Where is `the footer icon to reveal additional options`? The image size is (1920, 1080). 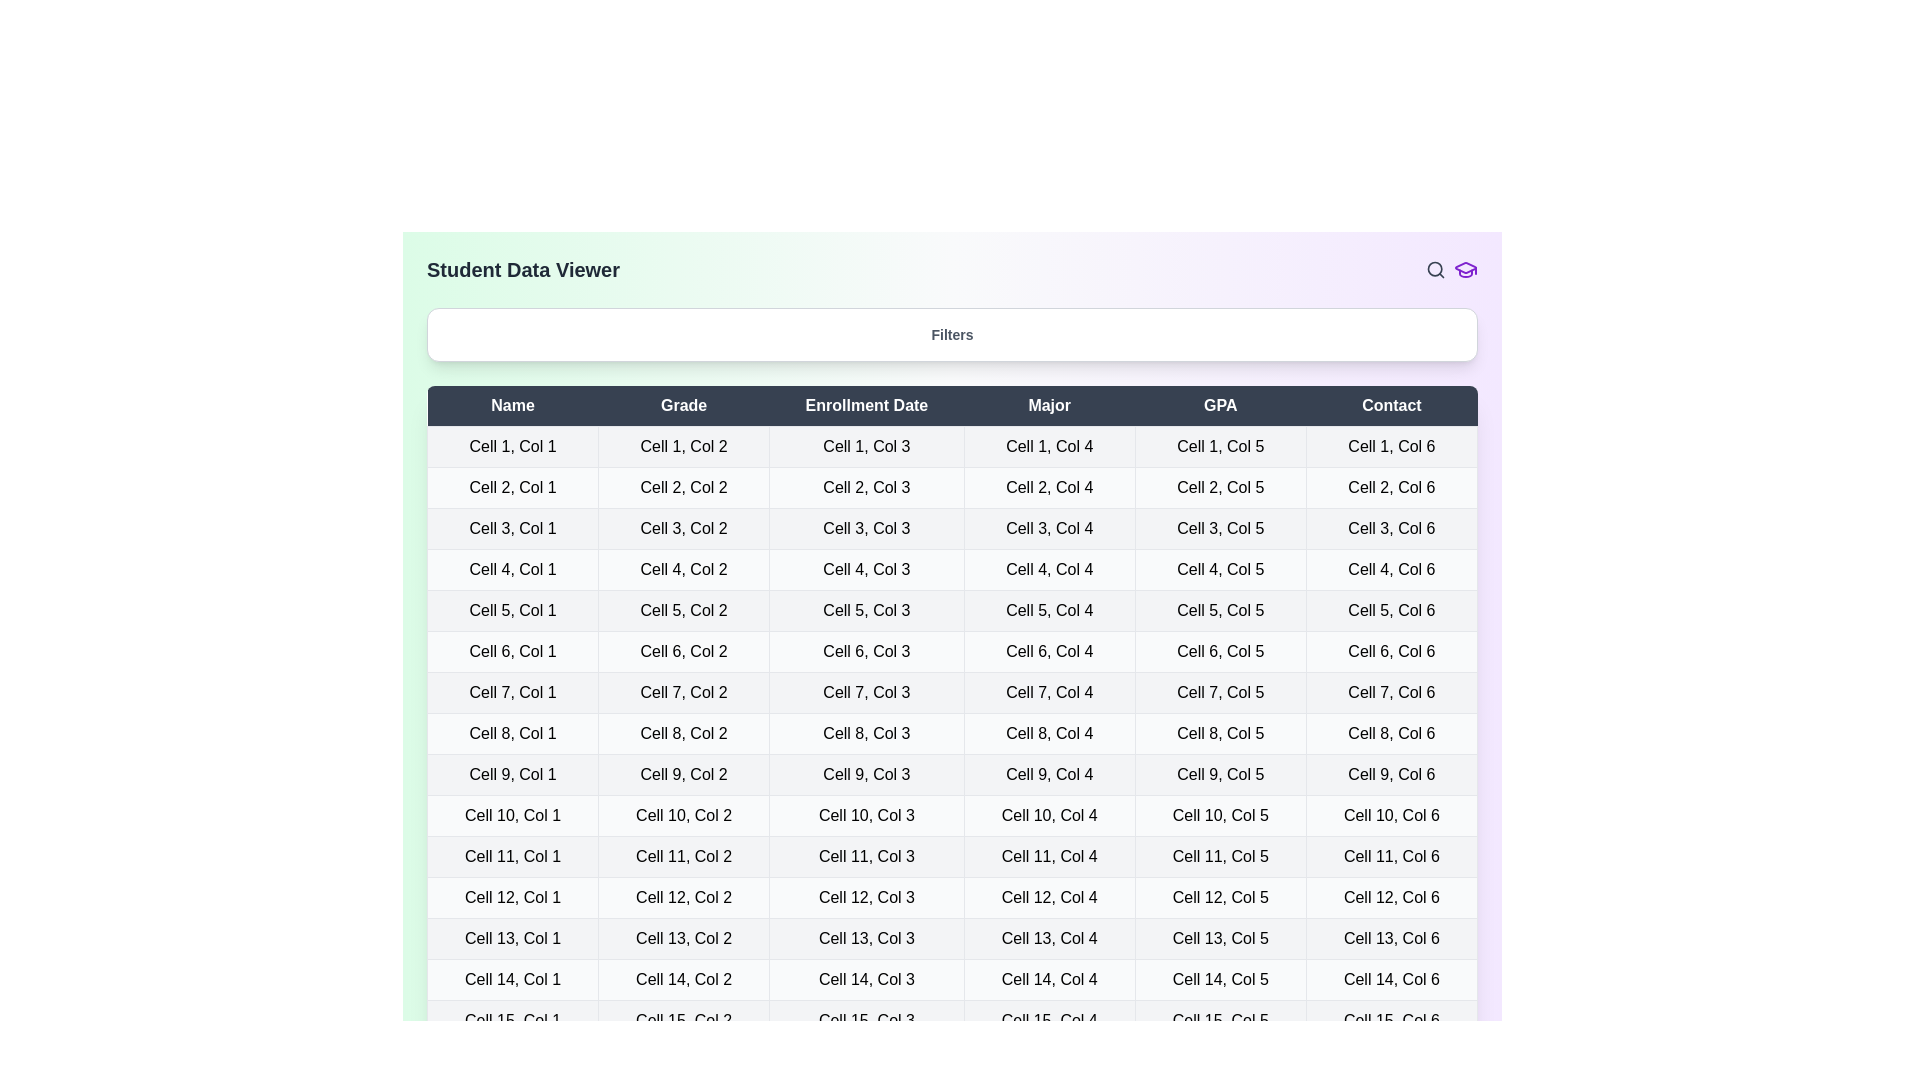 the footer icon to reveal additional options is located at coordinates (1465, 1068).